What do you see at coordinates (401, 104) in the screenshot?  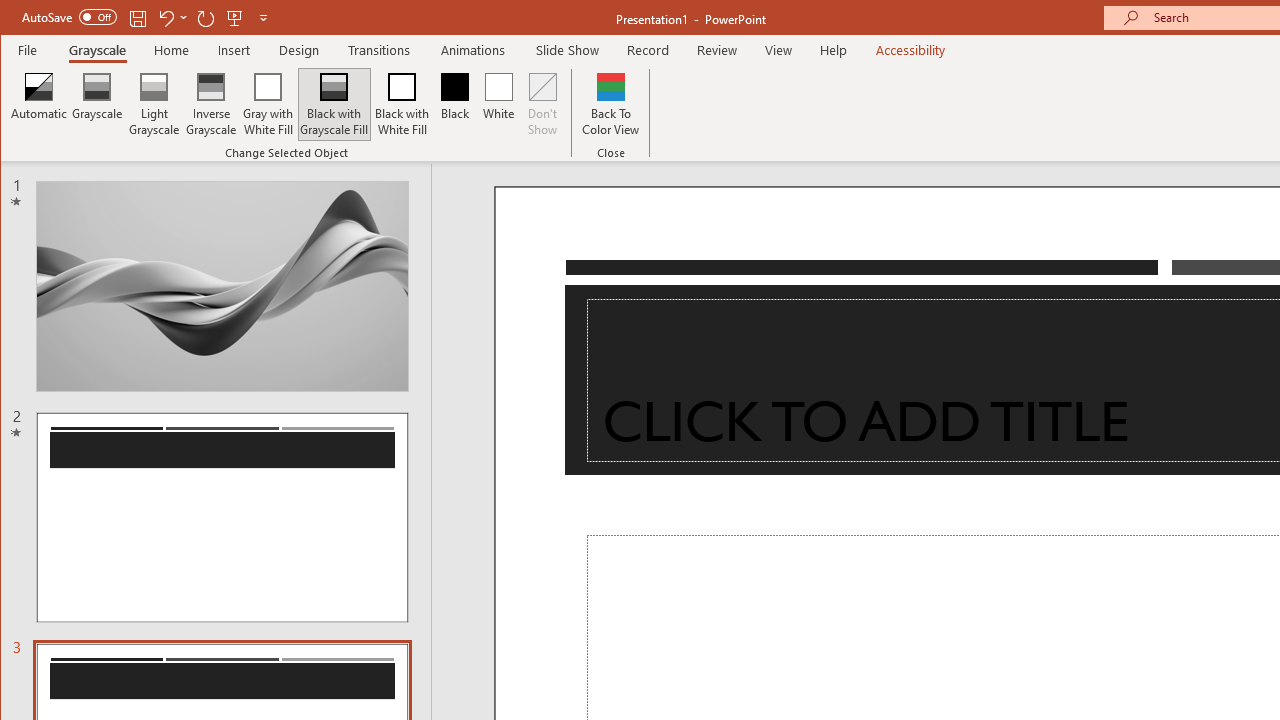 I see `'Black with White Fill'` at bounding box center [401, 104].